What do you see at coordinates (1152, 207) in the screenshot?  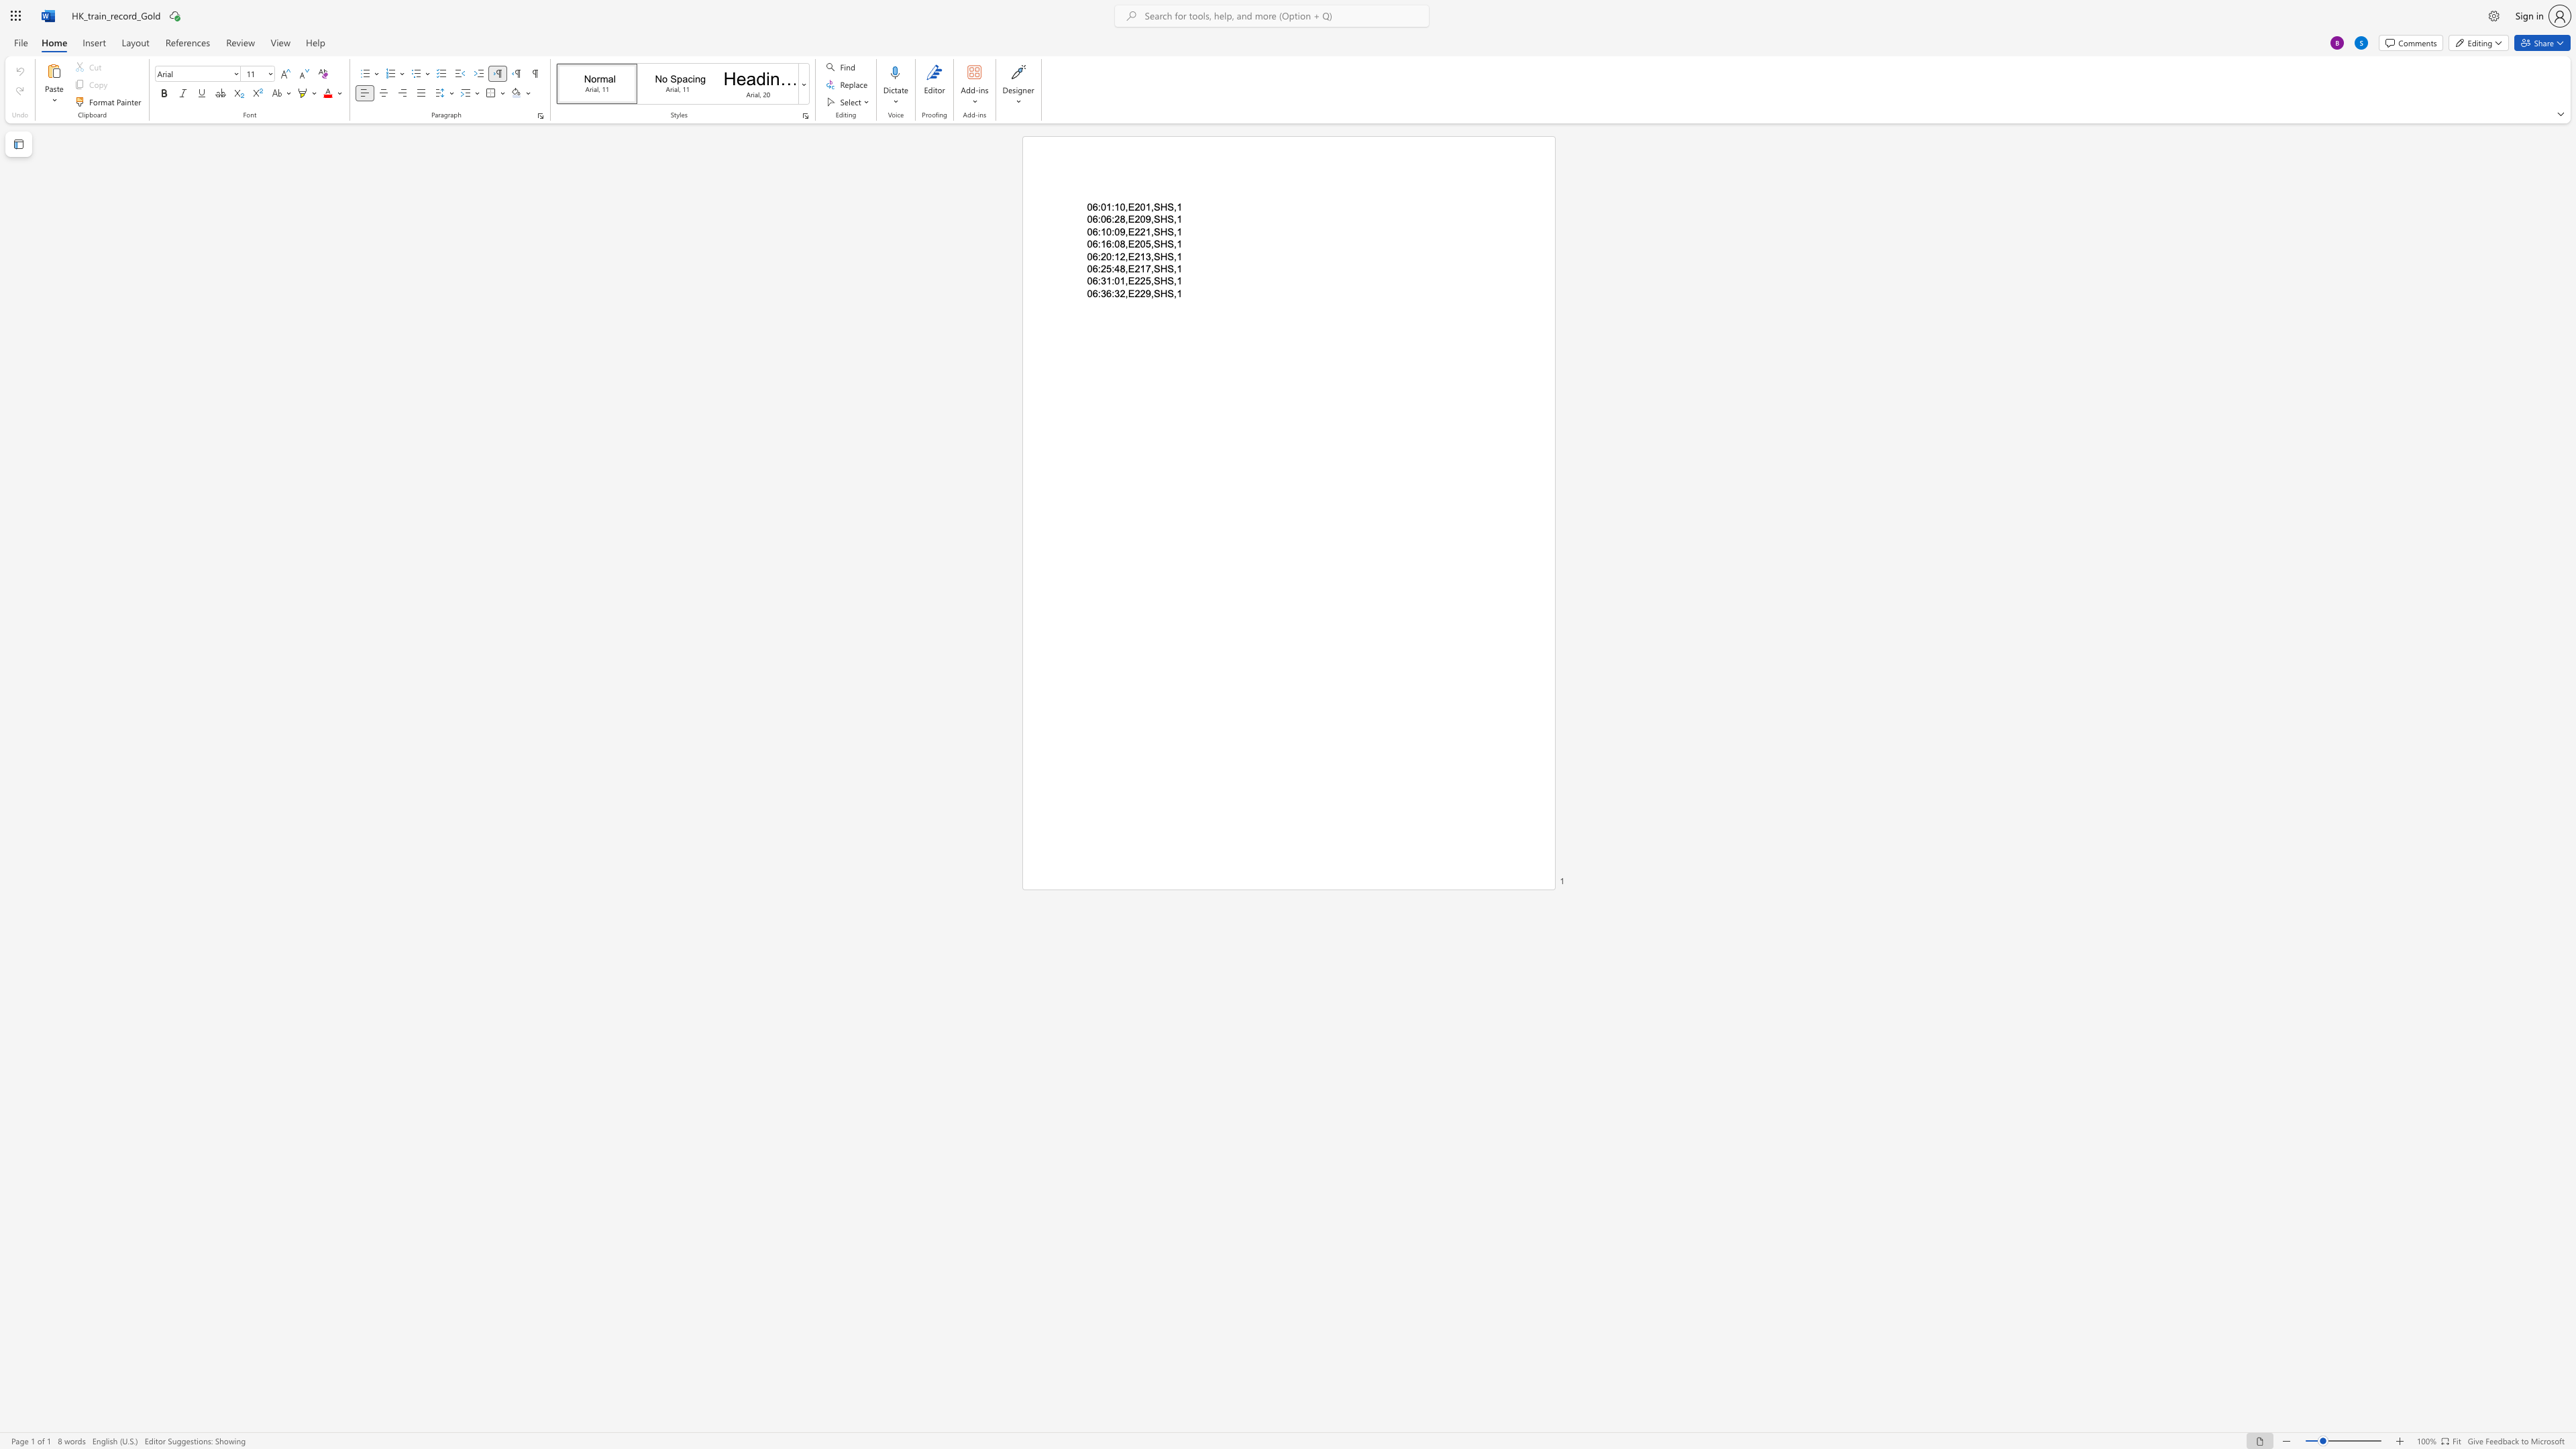 I see `the 2th character "," in the text` at bounding box center [1152, 207].